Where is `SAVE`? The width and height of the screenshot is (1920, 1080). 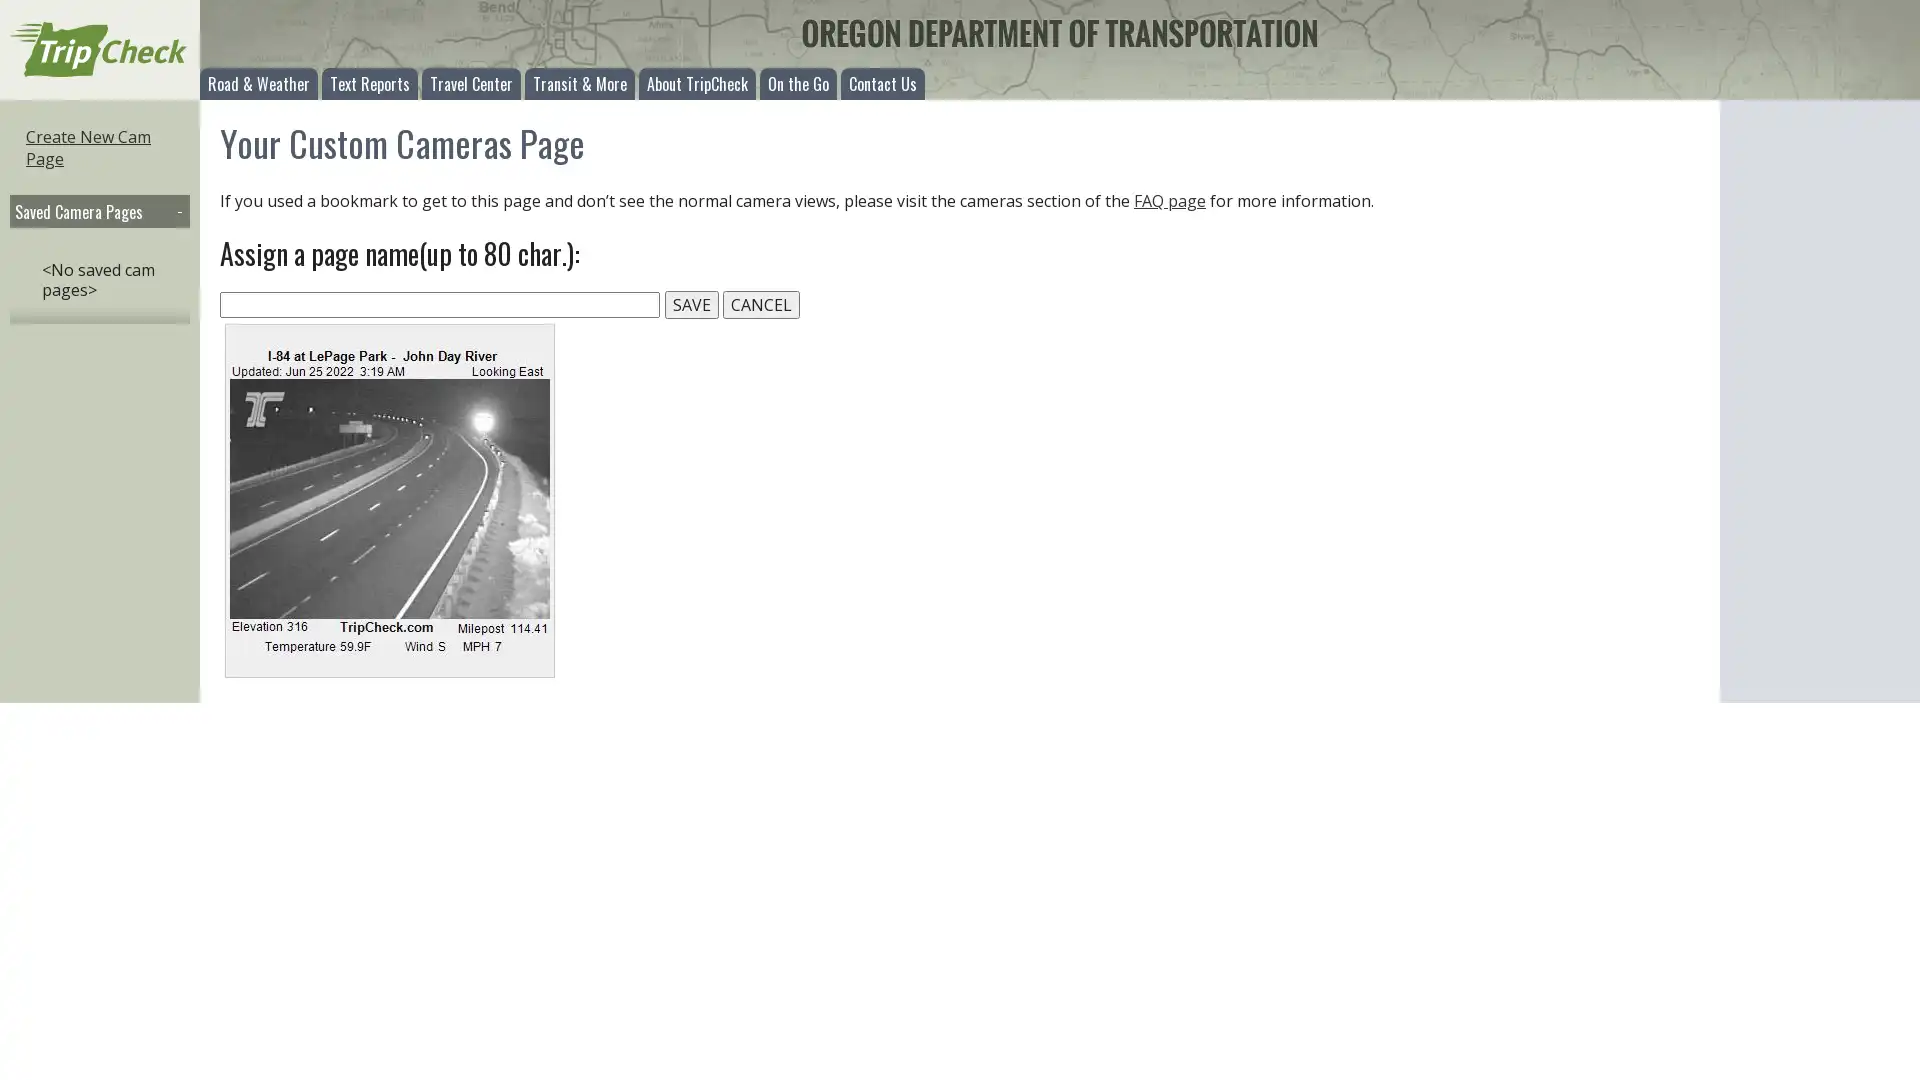
SAVE is located at coordinates (691, 304).